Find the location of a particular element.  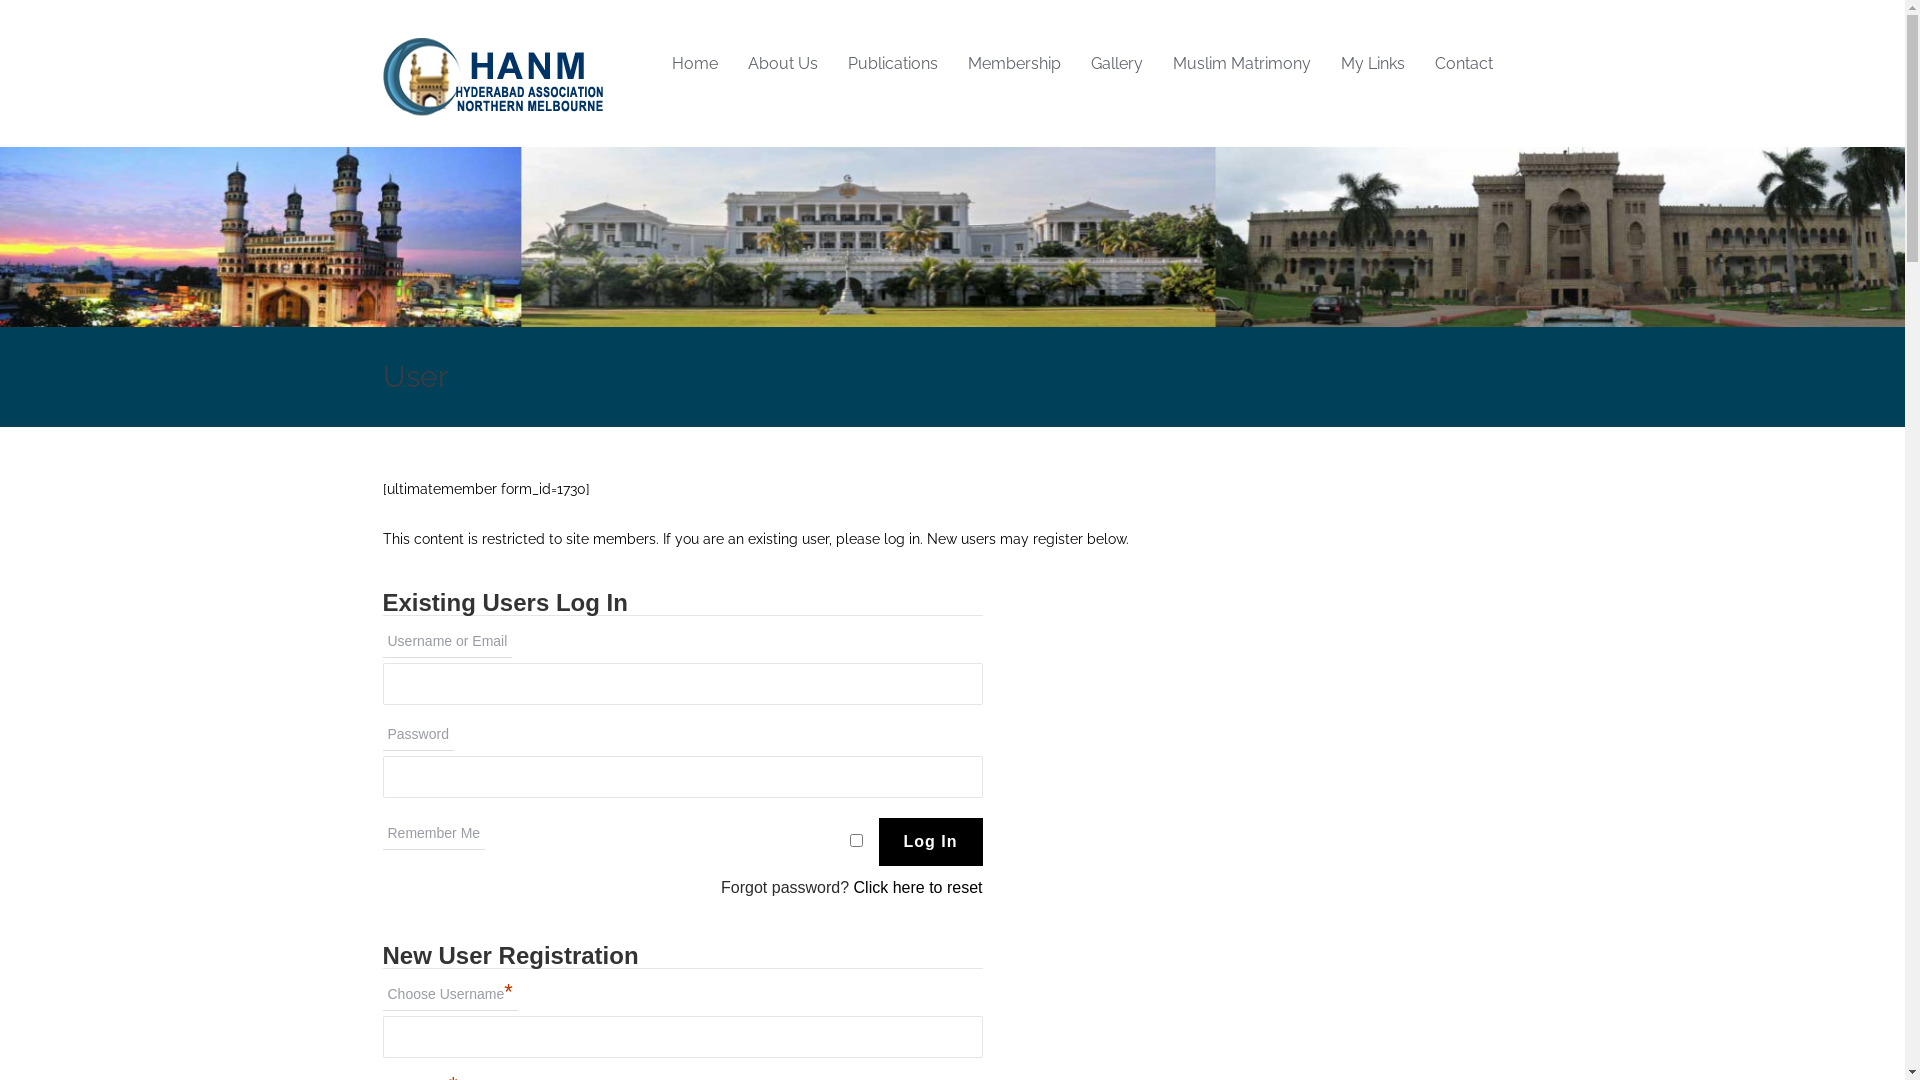

'Search' is located at coordinates (5, 6).